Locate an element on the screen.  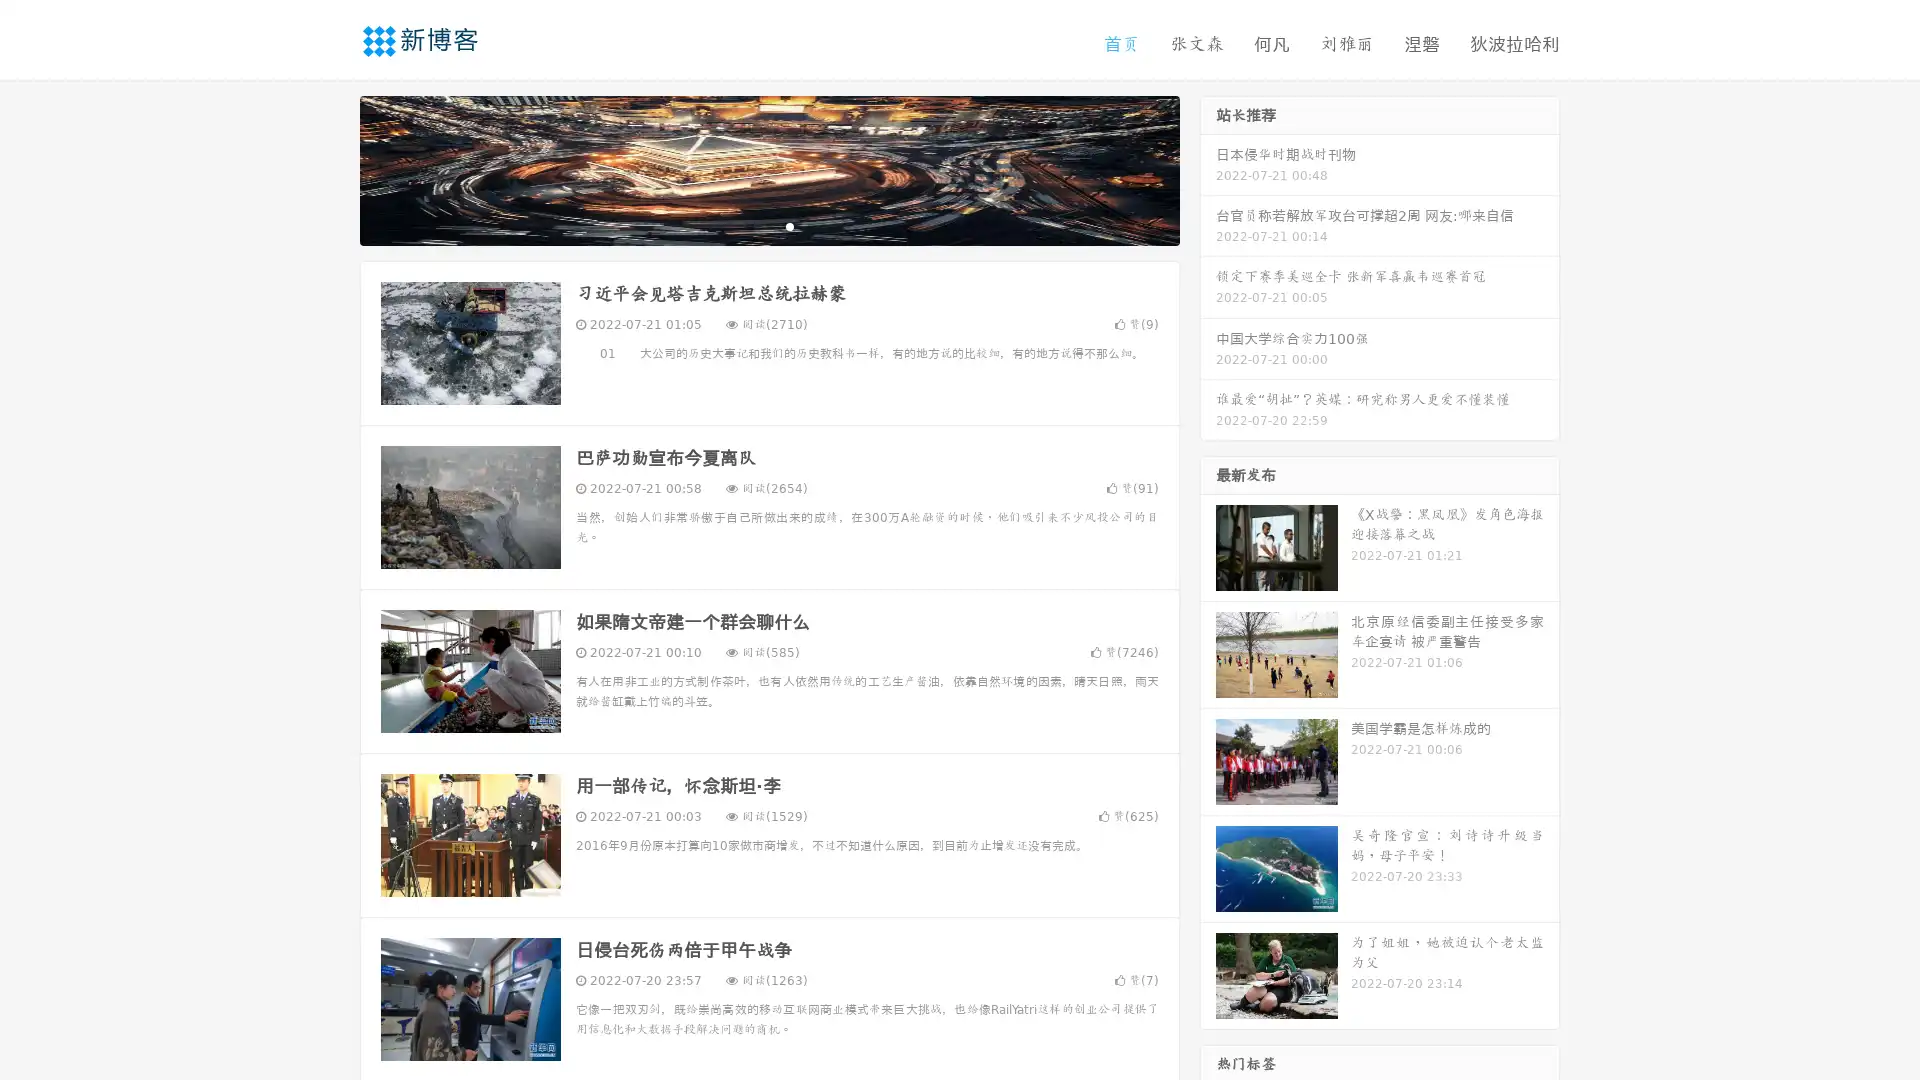
Go to slide 2 is located at coordinates (768, 225).